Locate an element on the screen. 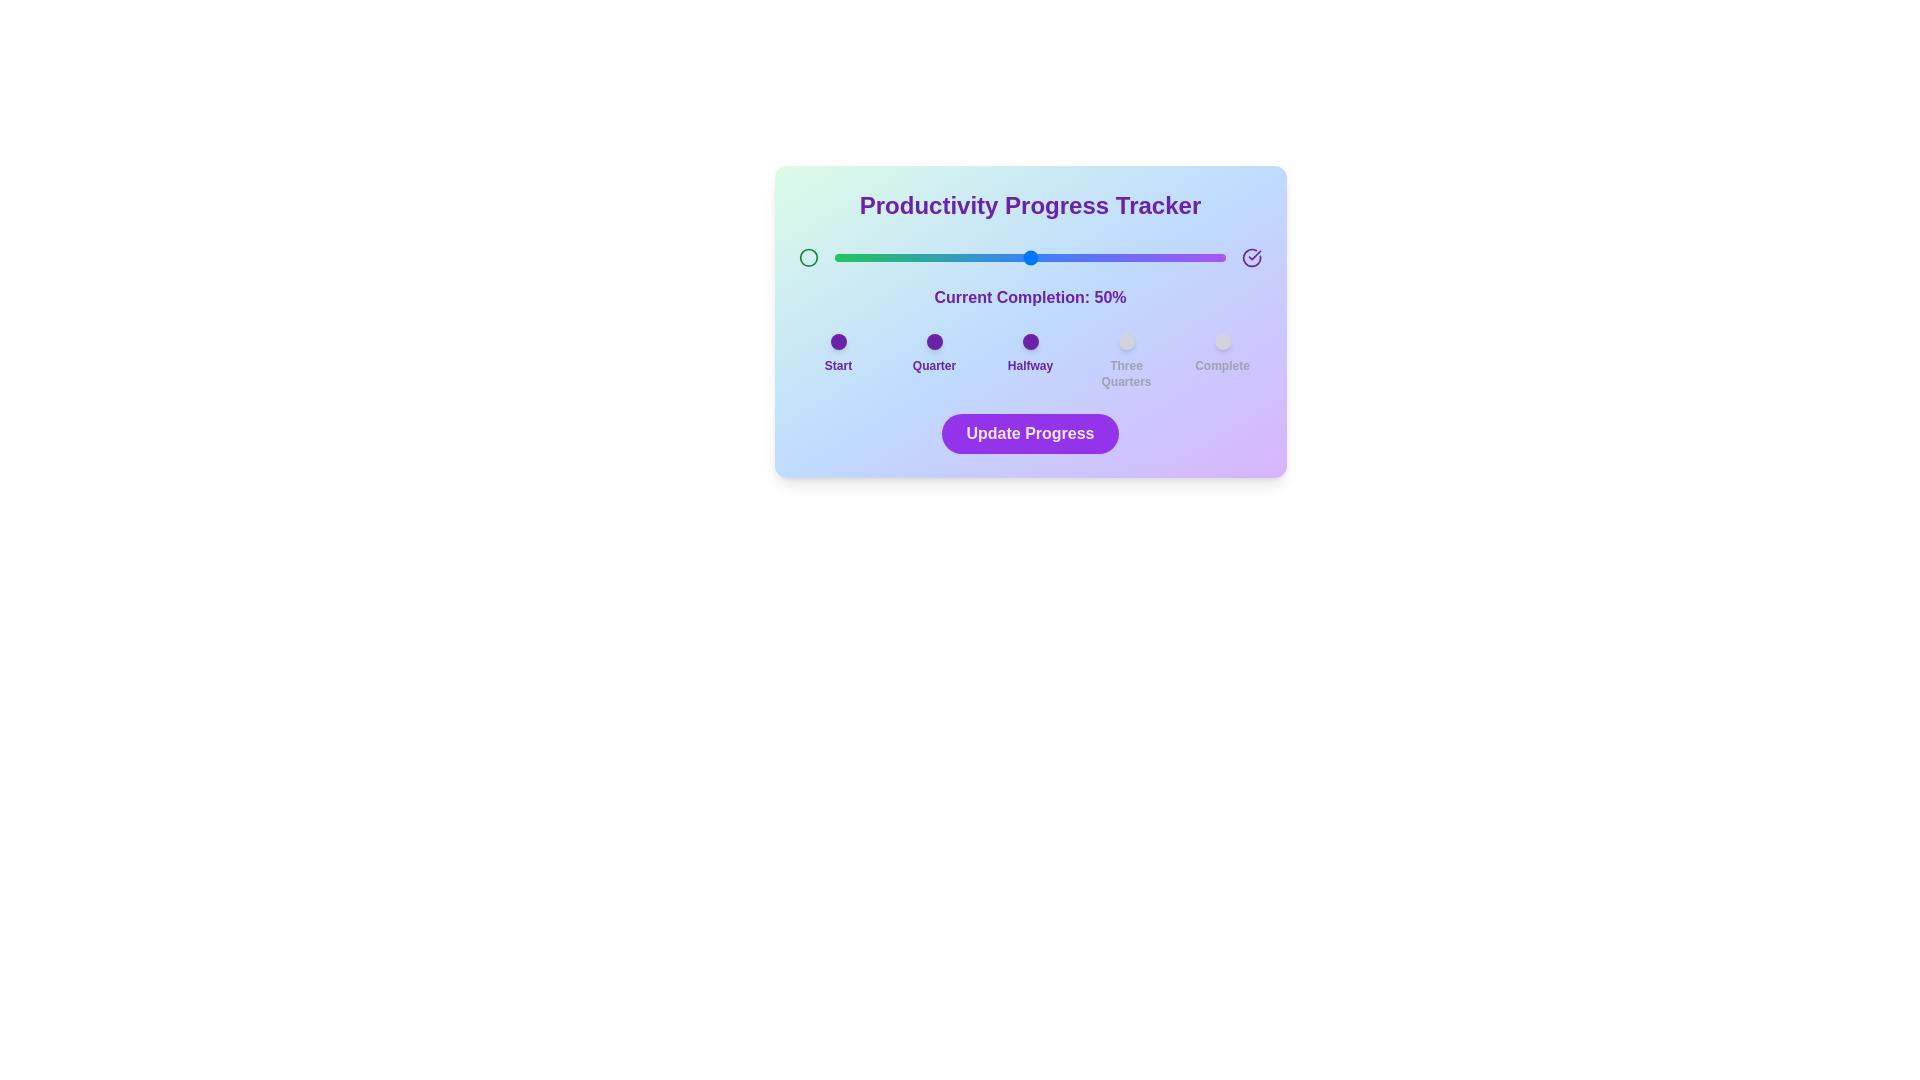  the decorative milestone indicator for 'Quarter' is located at coordinates (933, 341).